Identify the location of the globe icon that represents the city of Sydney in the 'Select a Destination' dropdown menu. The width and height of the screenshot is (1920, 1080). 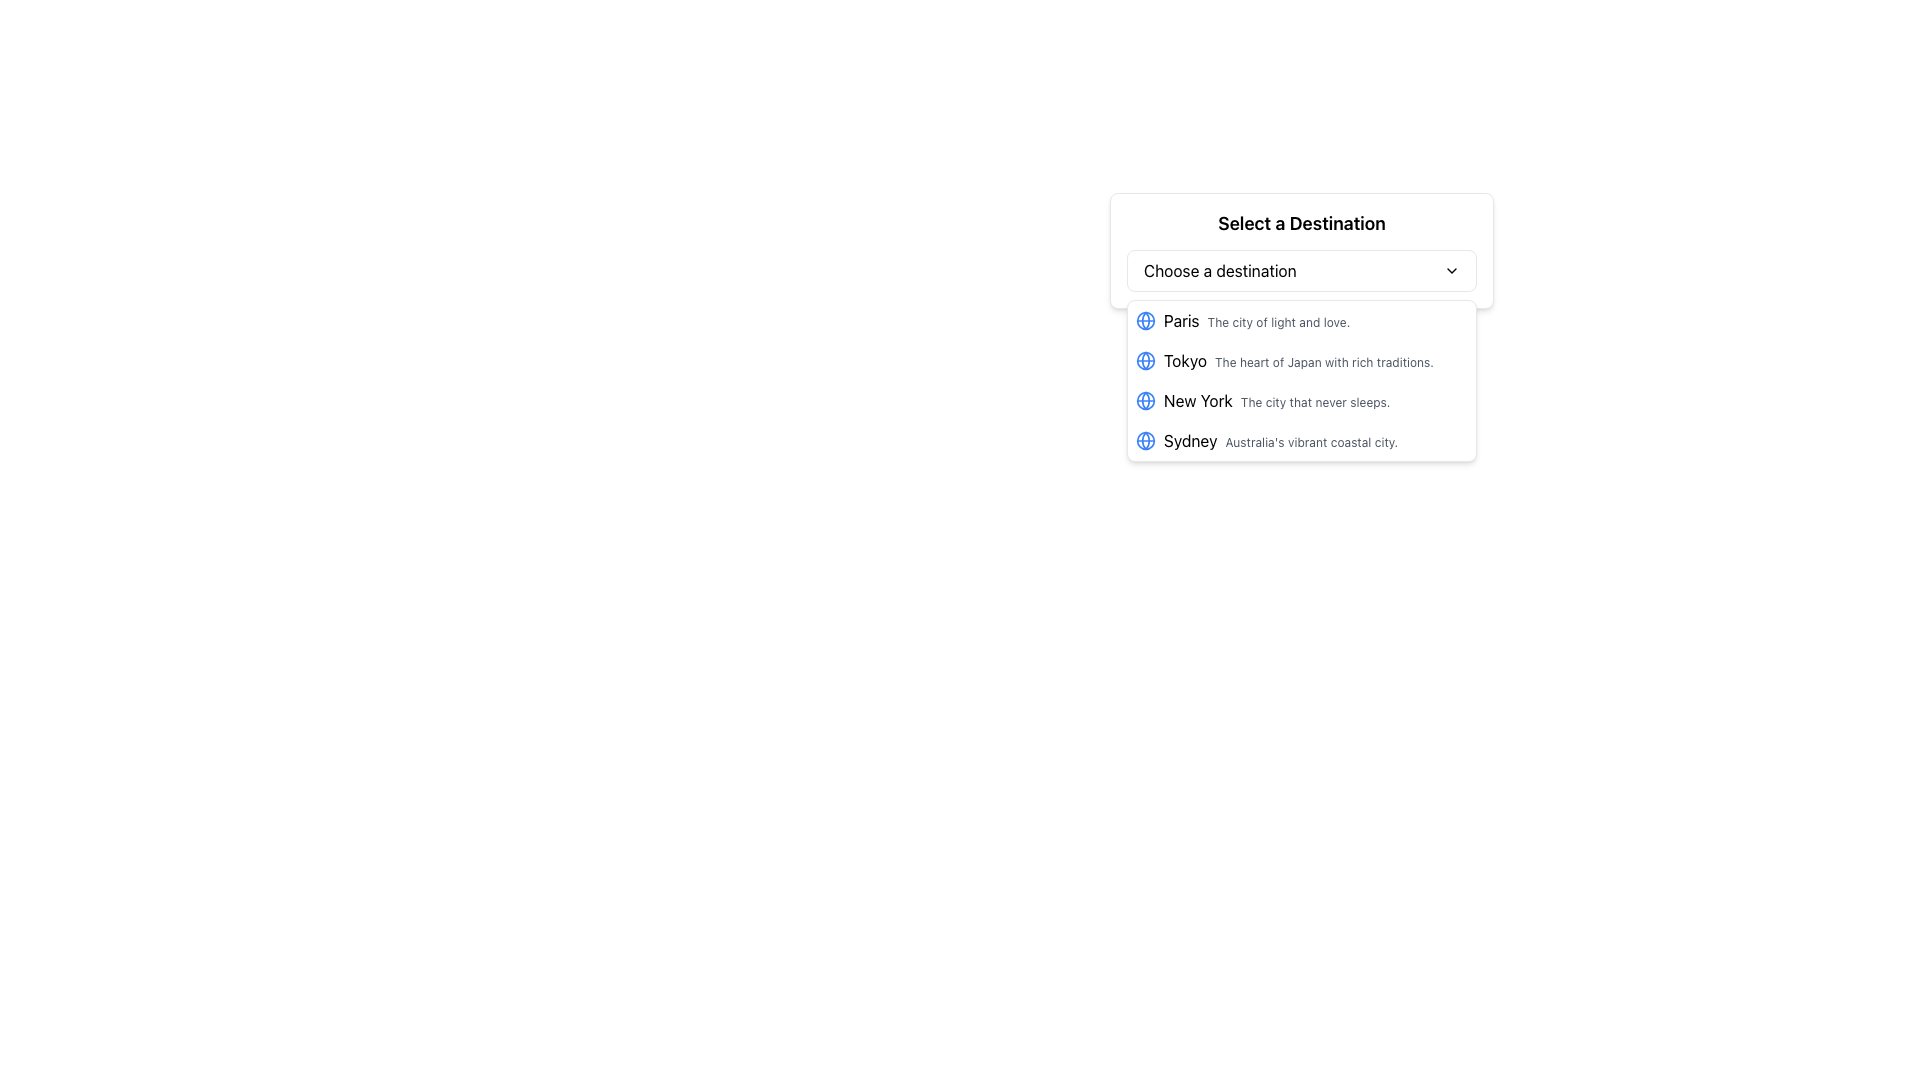
(1146, 439).